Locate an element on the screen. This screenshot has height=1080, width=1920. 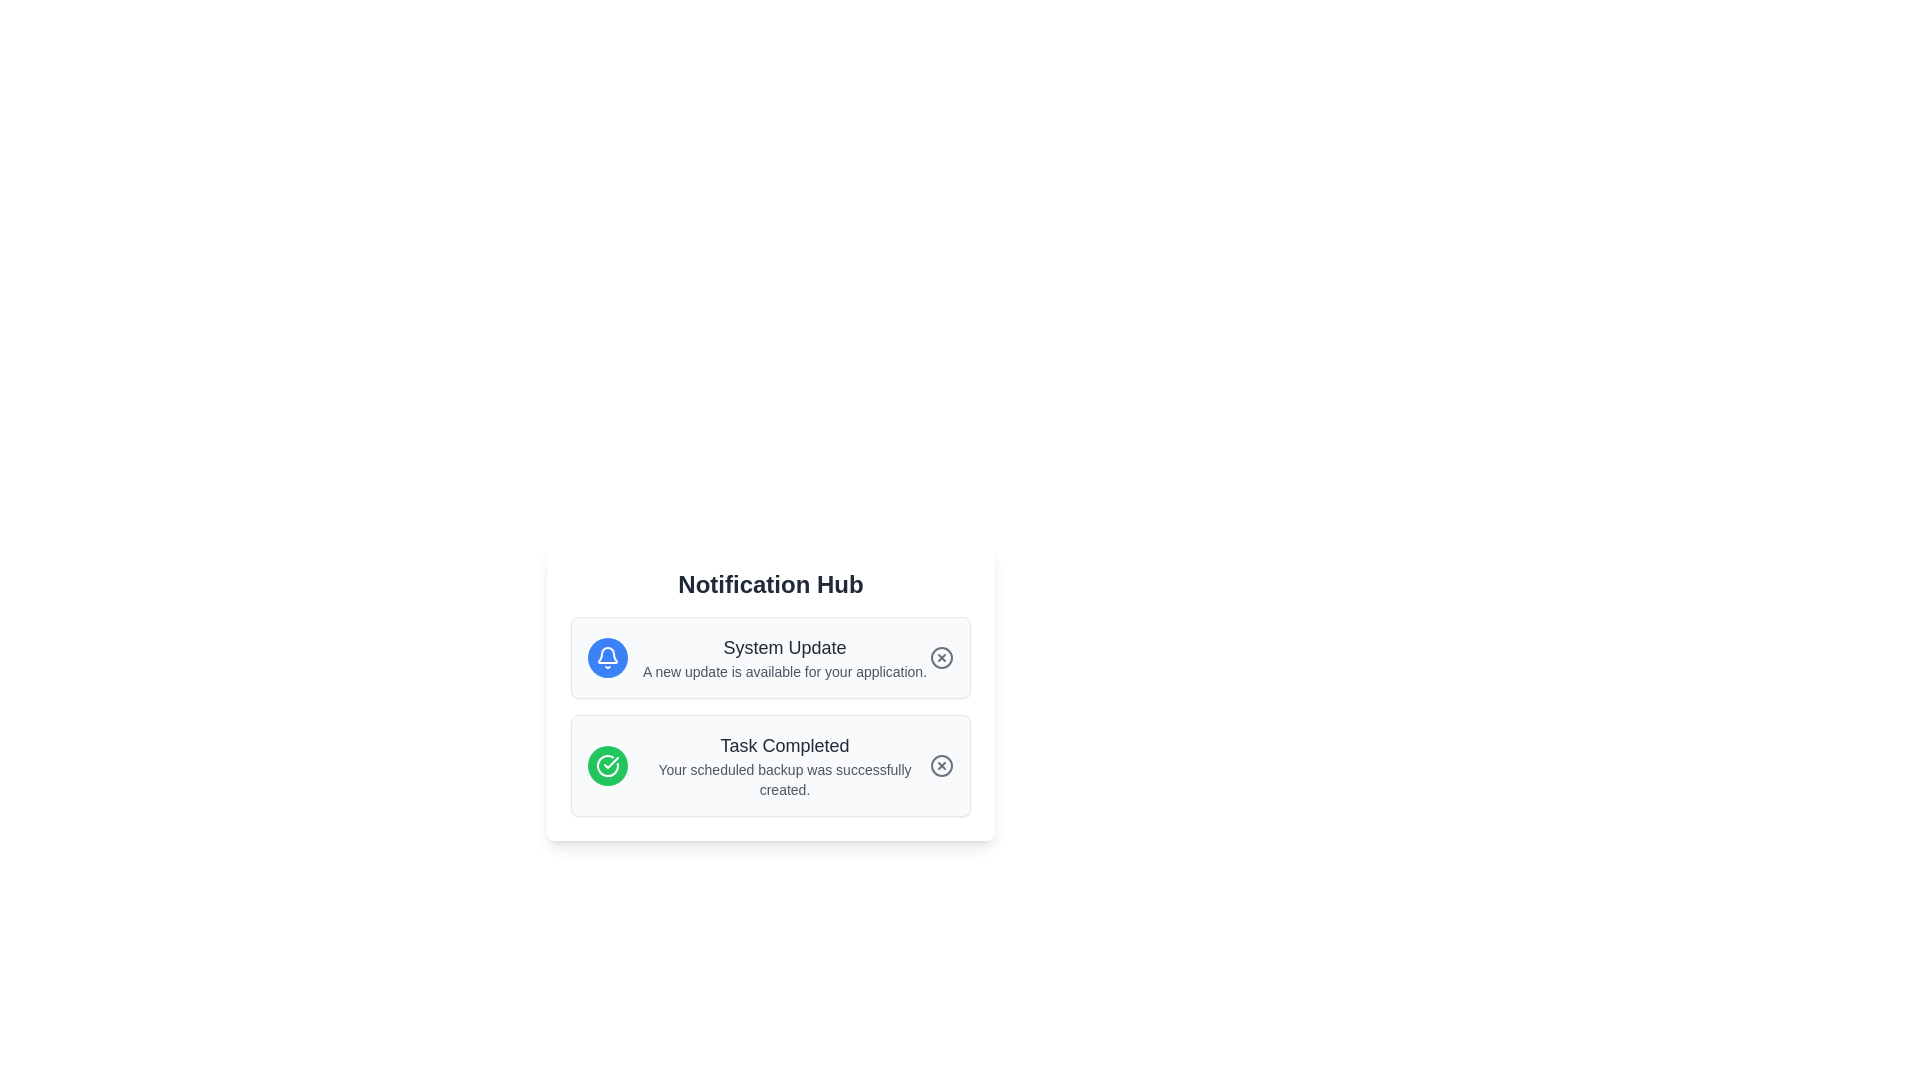
the checkmark icon within the green circular background, which indicates a completed task and is part of the second notification item in the notification hub panel is located at coordinates (610, 763).